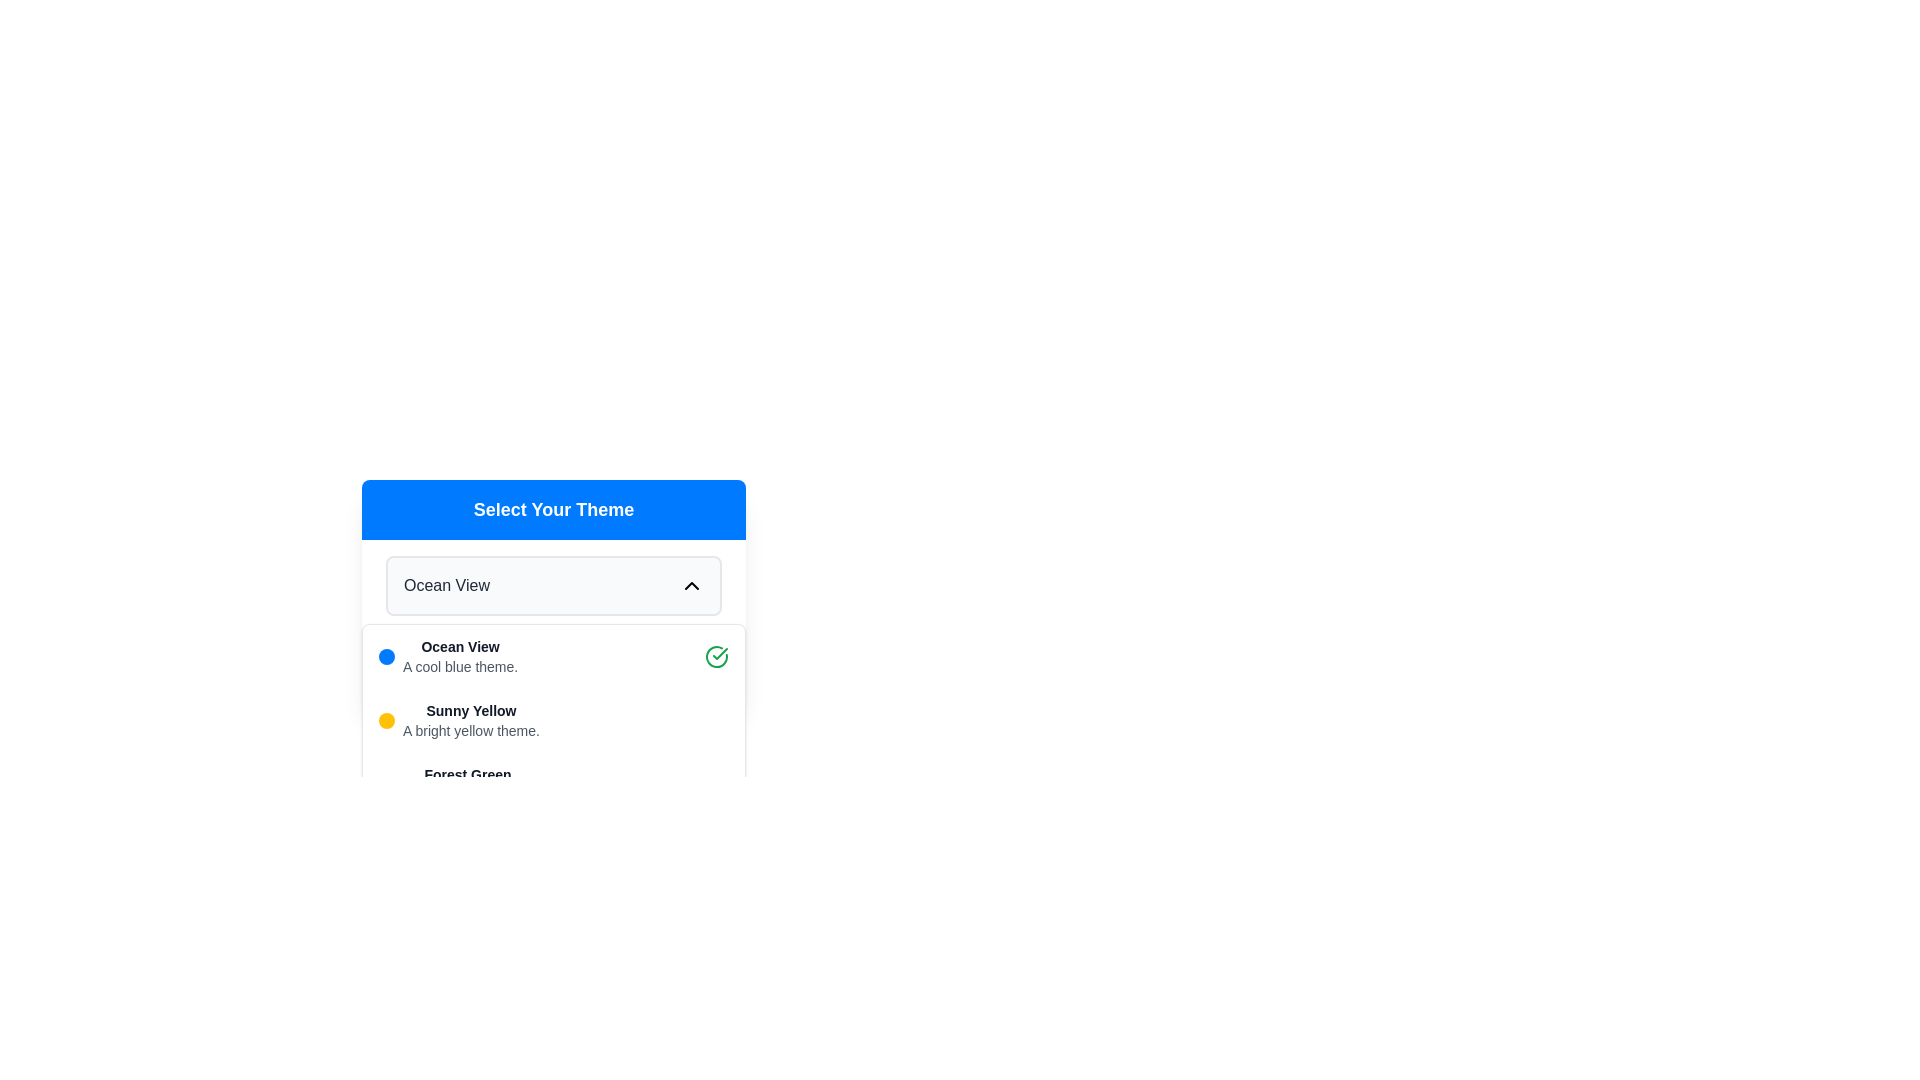 Image resolution: width=1920 pixels, height=1080 pixels. I want to click on text block displaying 'A bright yellow theme,' which is styled with a small font size and grey color, located directly below the title 'Sunny Yellow' in the theme selection list, so click(470, 731).